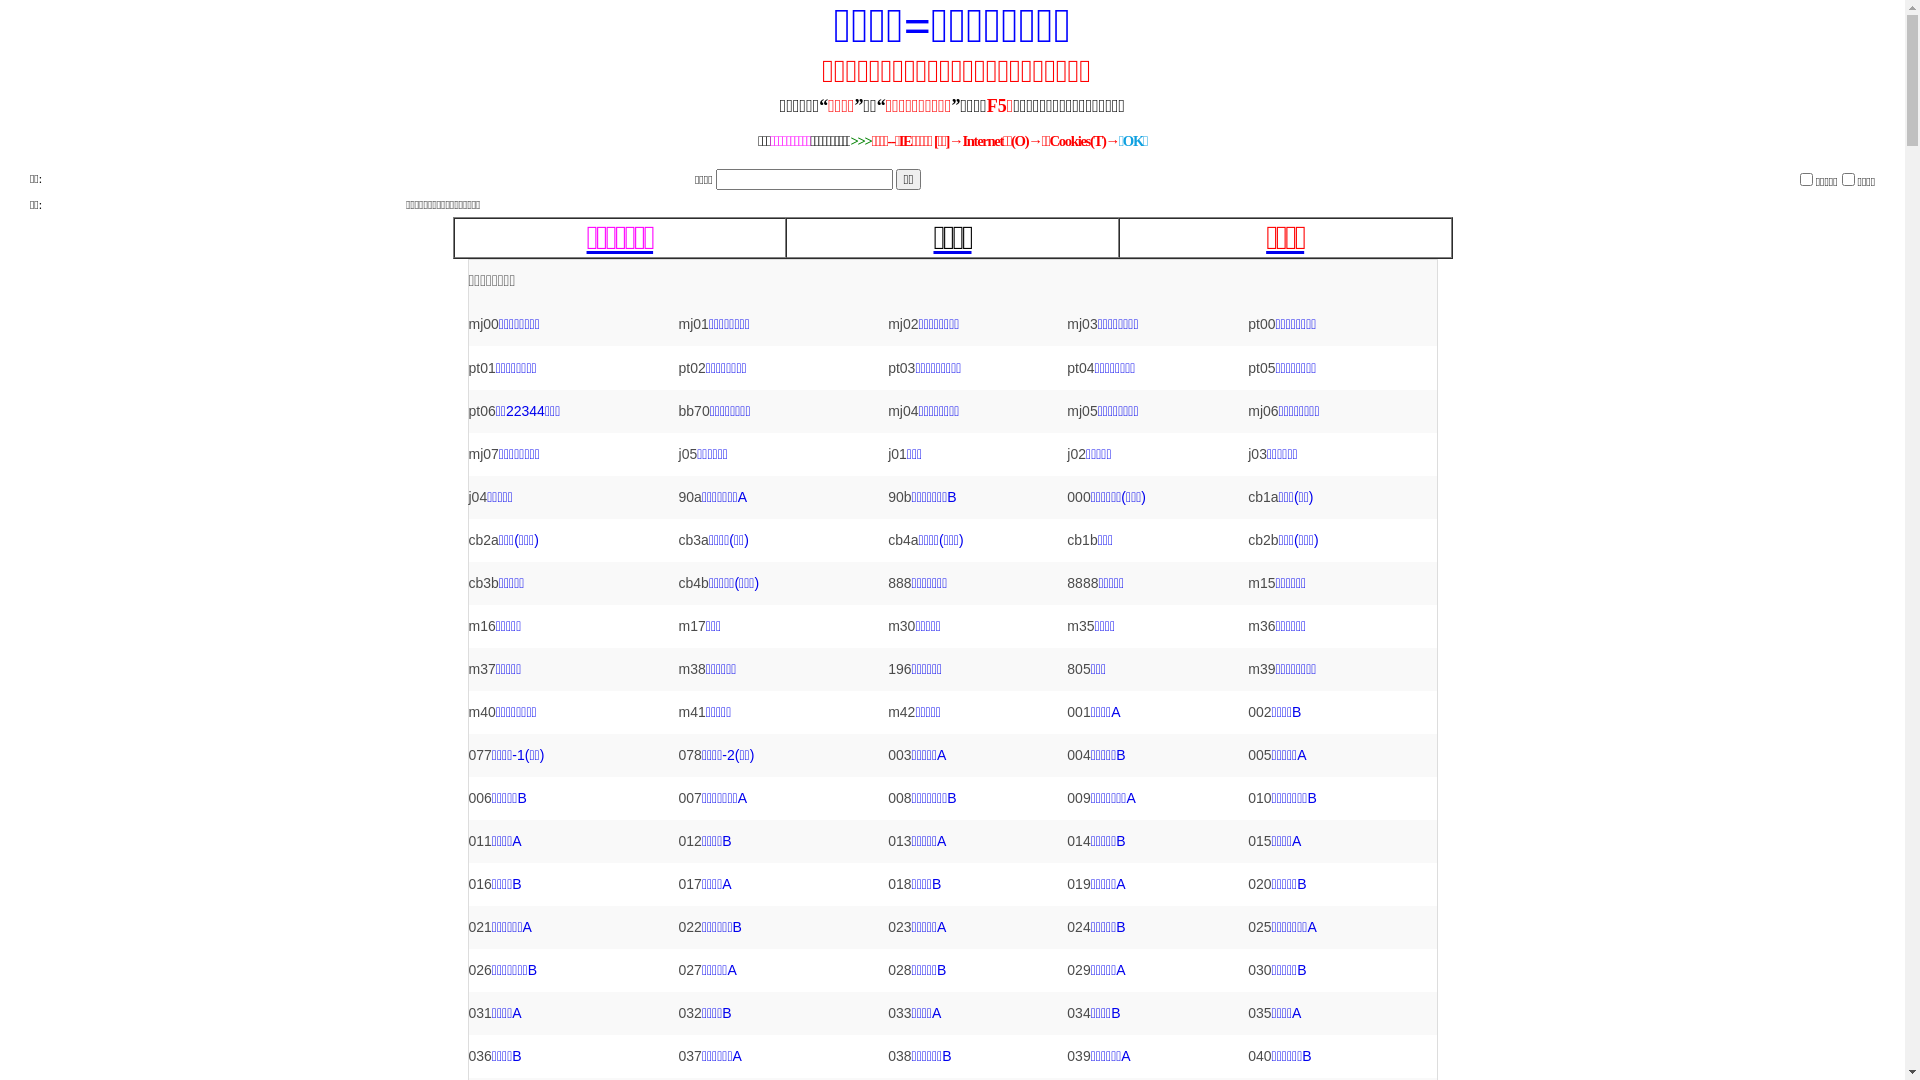  What do you see at coordinates (887, 323) in the screenshot?
I see `'mj02'` at bounding box center [887, 323].